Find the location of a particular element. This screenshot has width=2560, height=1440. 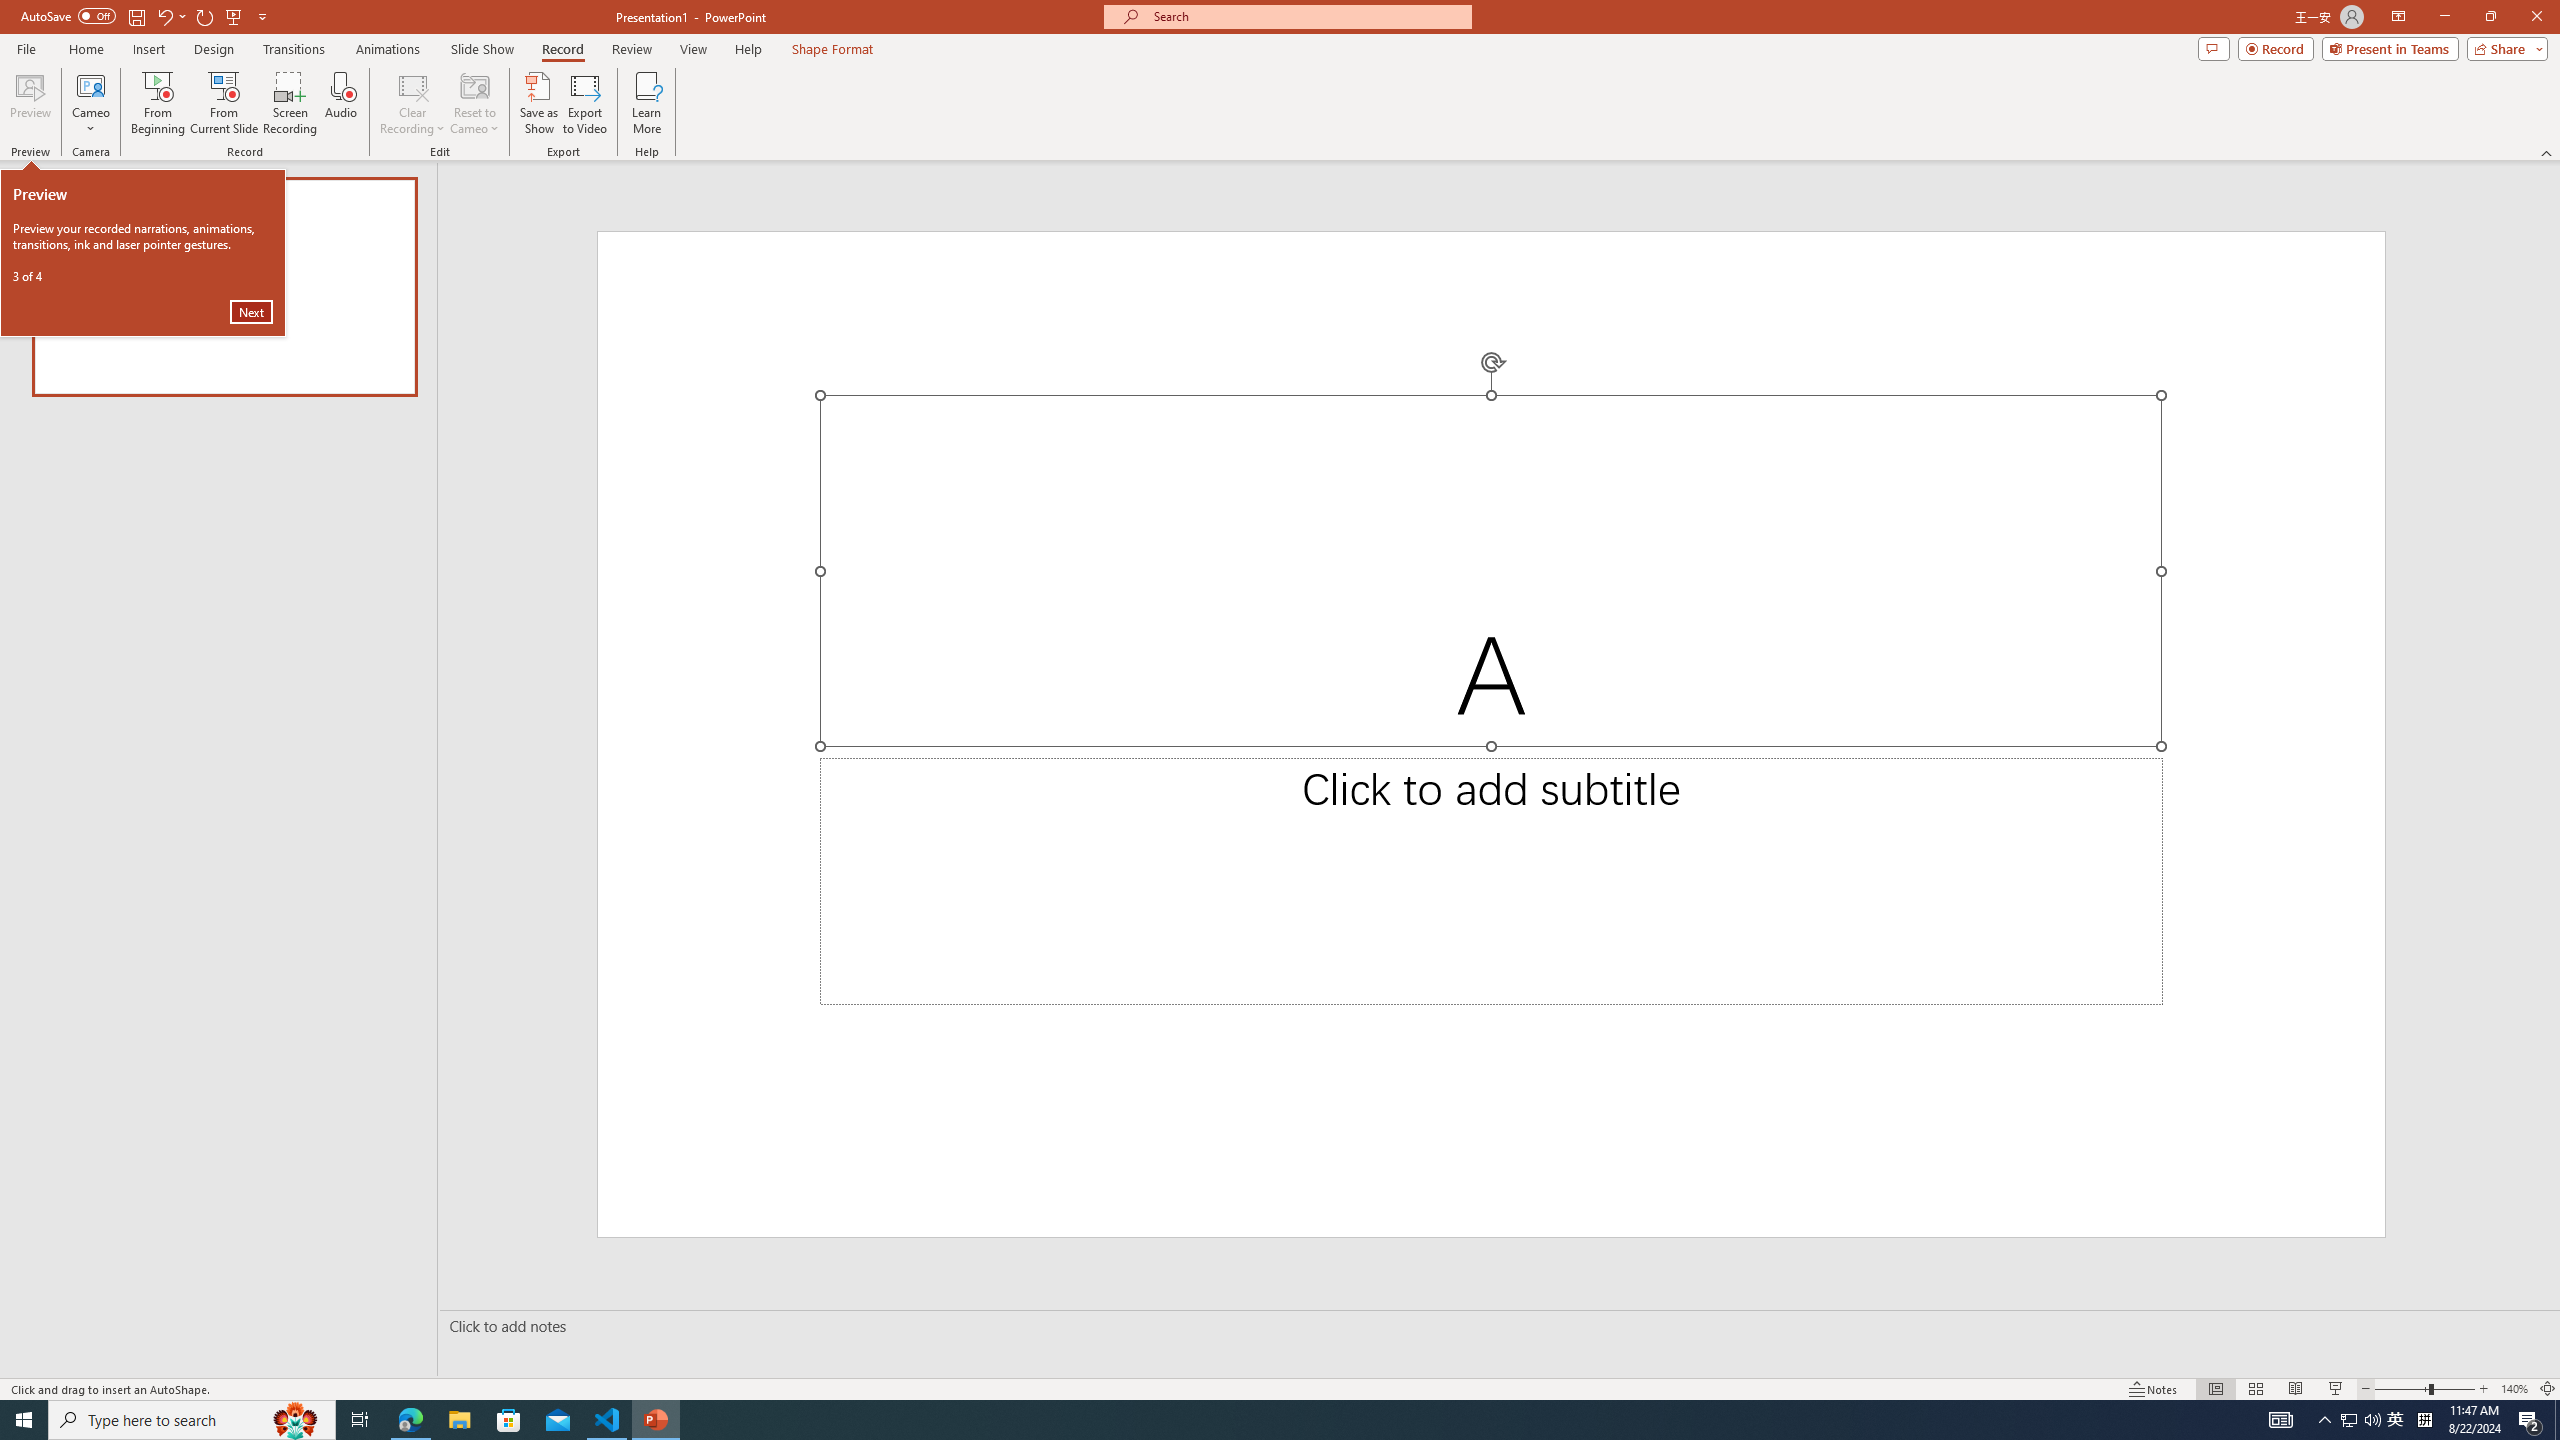

'From Current Slide...' is located at coordinates (224, 103).